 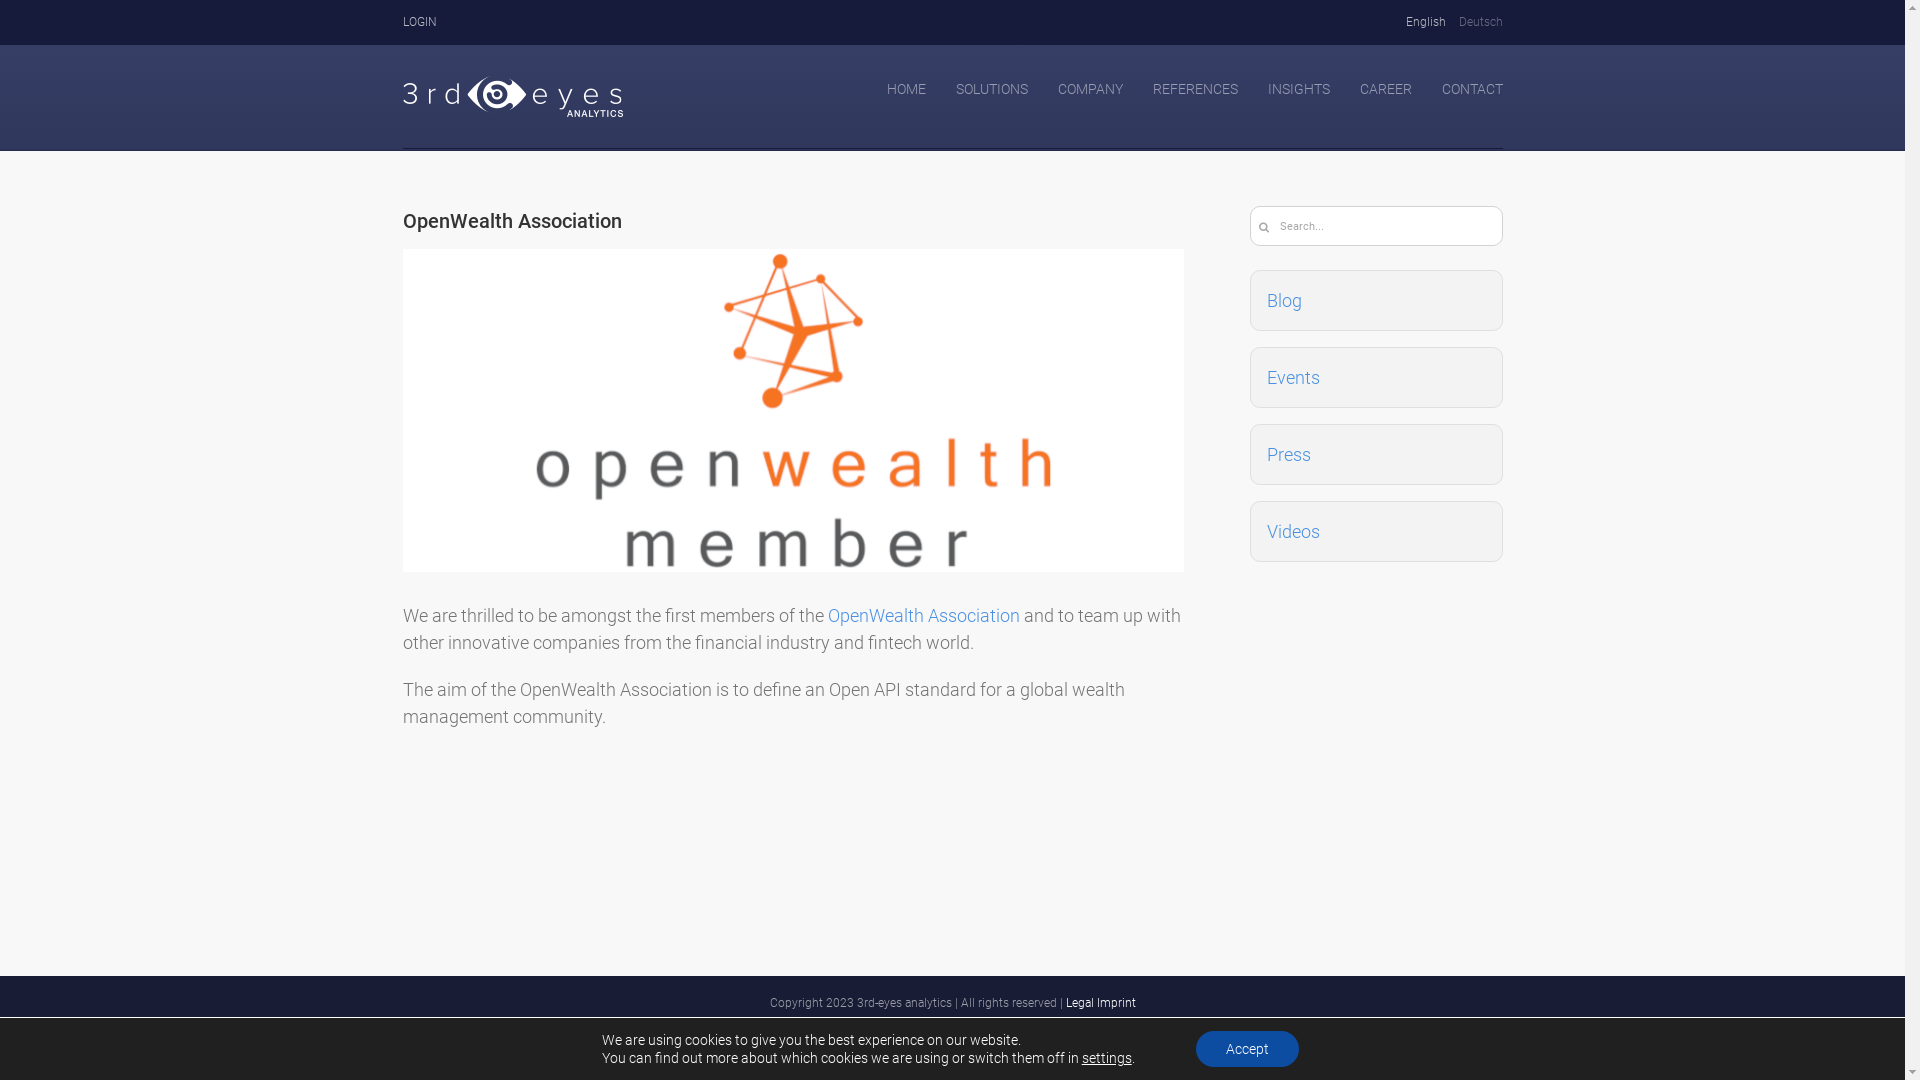 What do you see at coordinates (1099, 1002) in the screenshot?
I see `'Legal Imprint'` at bounding box center [1099, 1002].